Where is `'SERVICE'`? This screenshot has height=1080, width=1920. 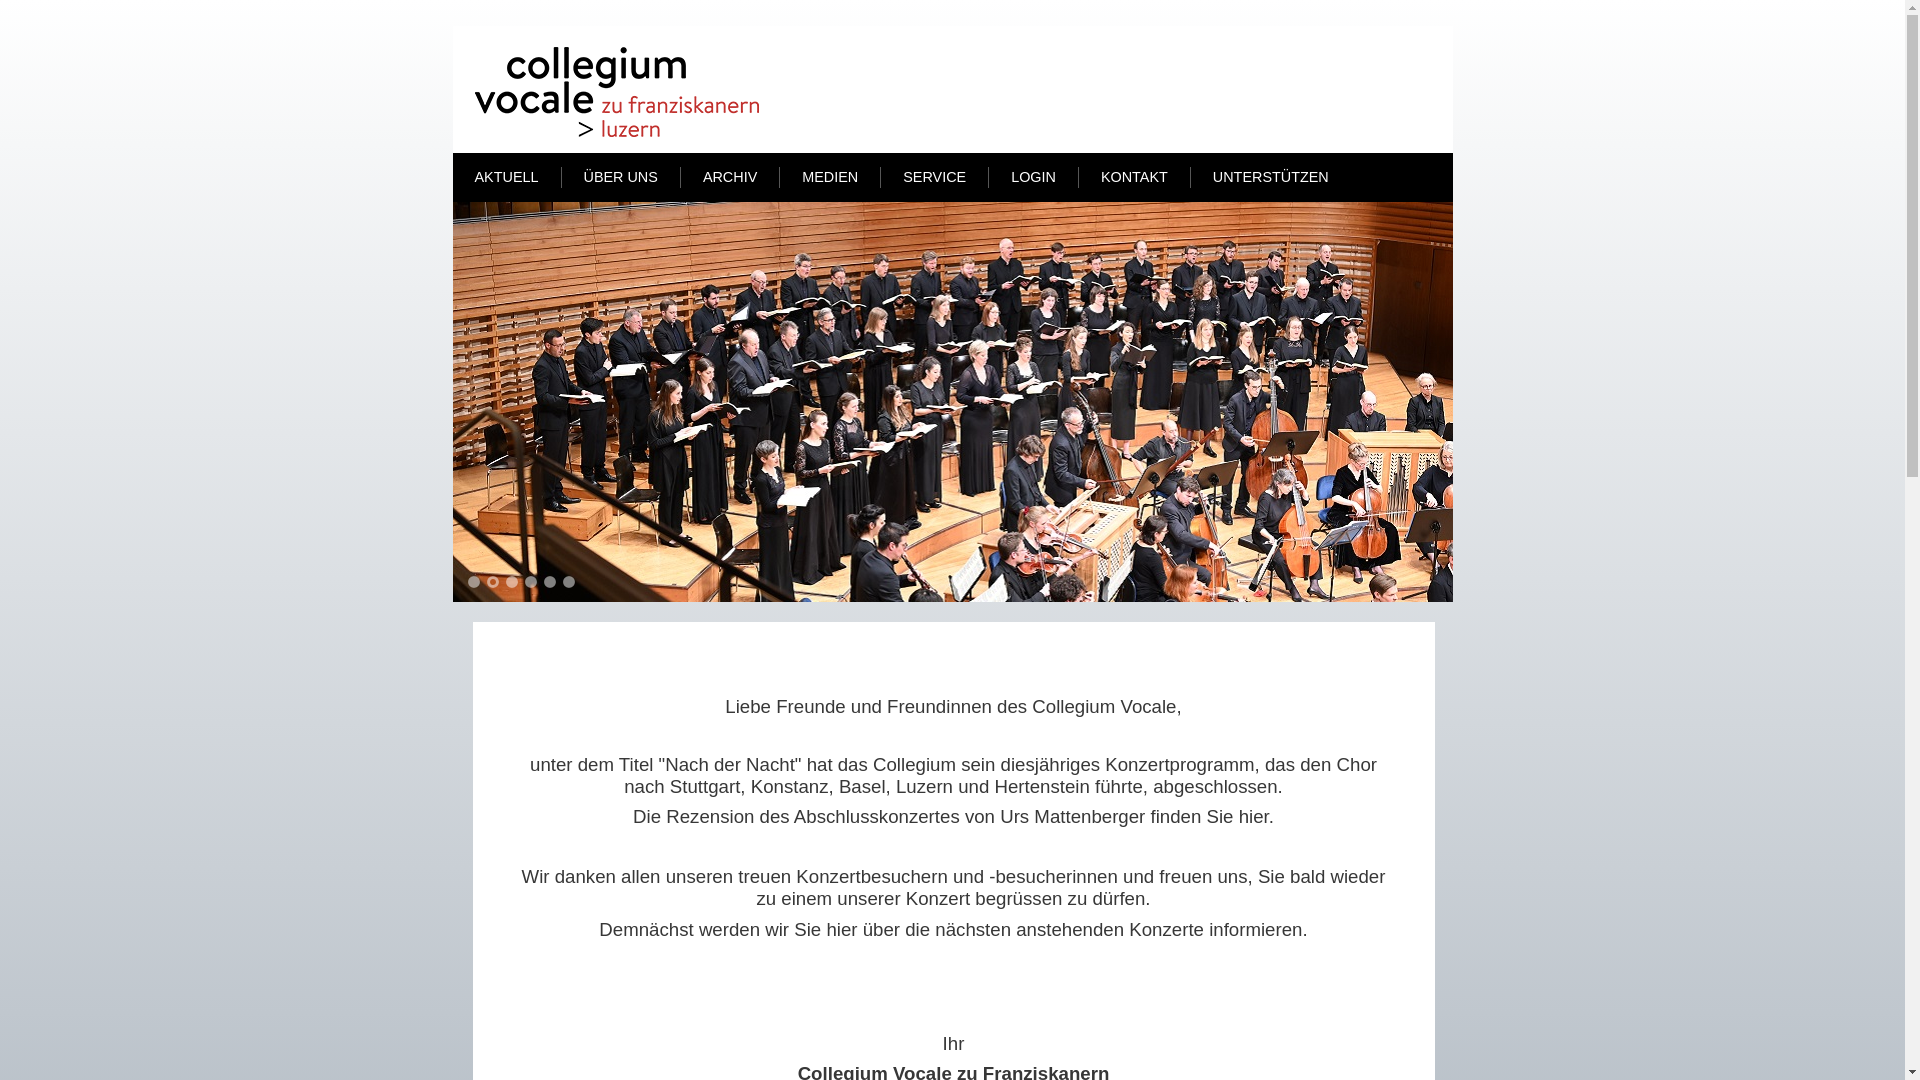 'SERVICE' is located at coordinates (933, 176).